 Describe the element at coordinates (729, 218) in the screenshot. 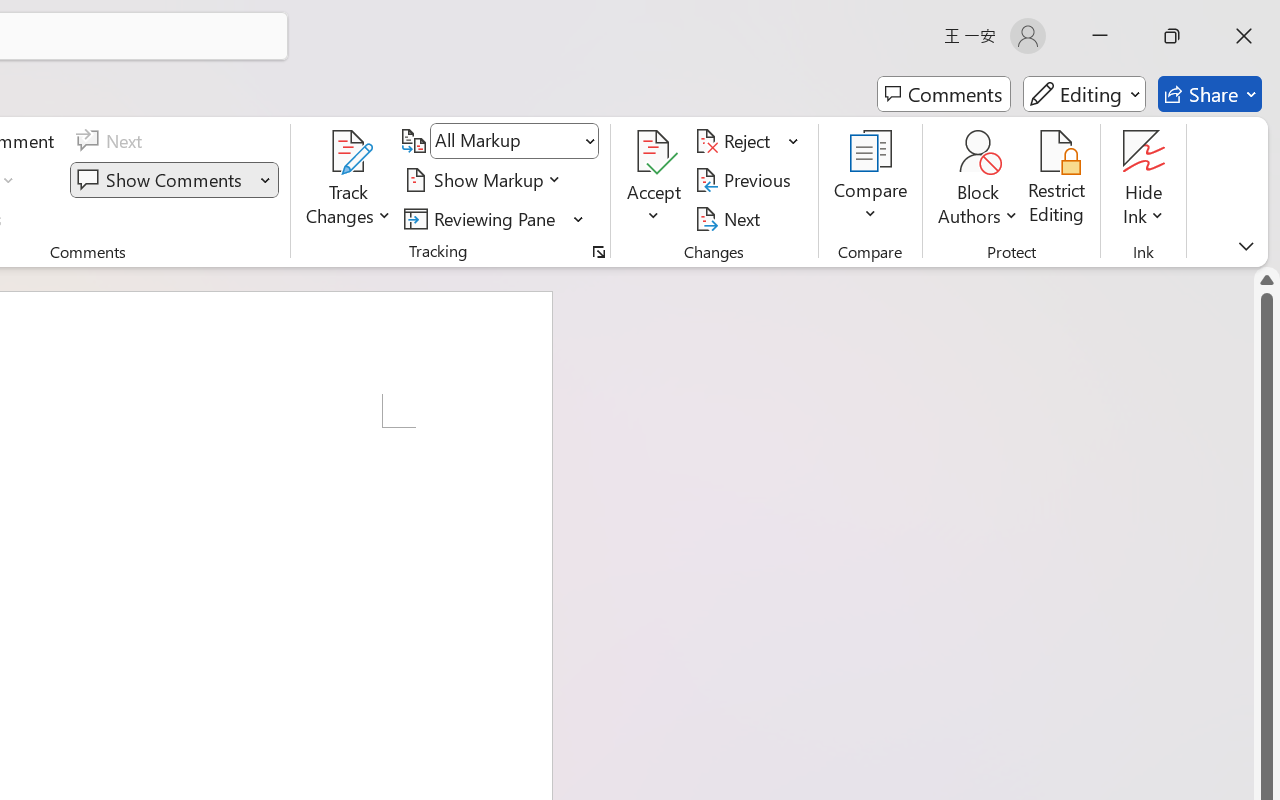

I see `'Next'` at that location.